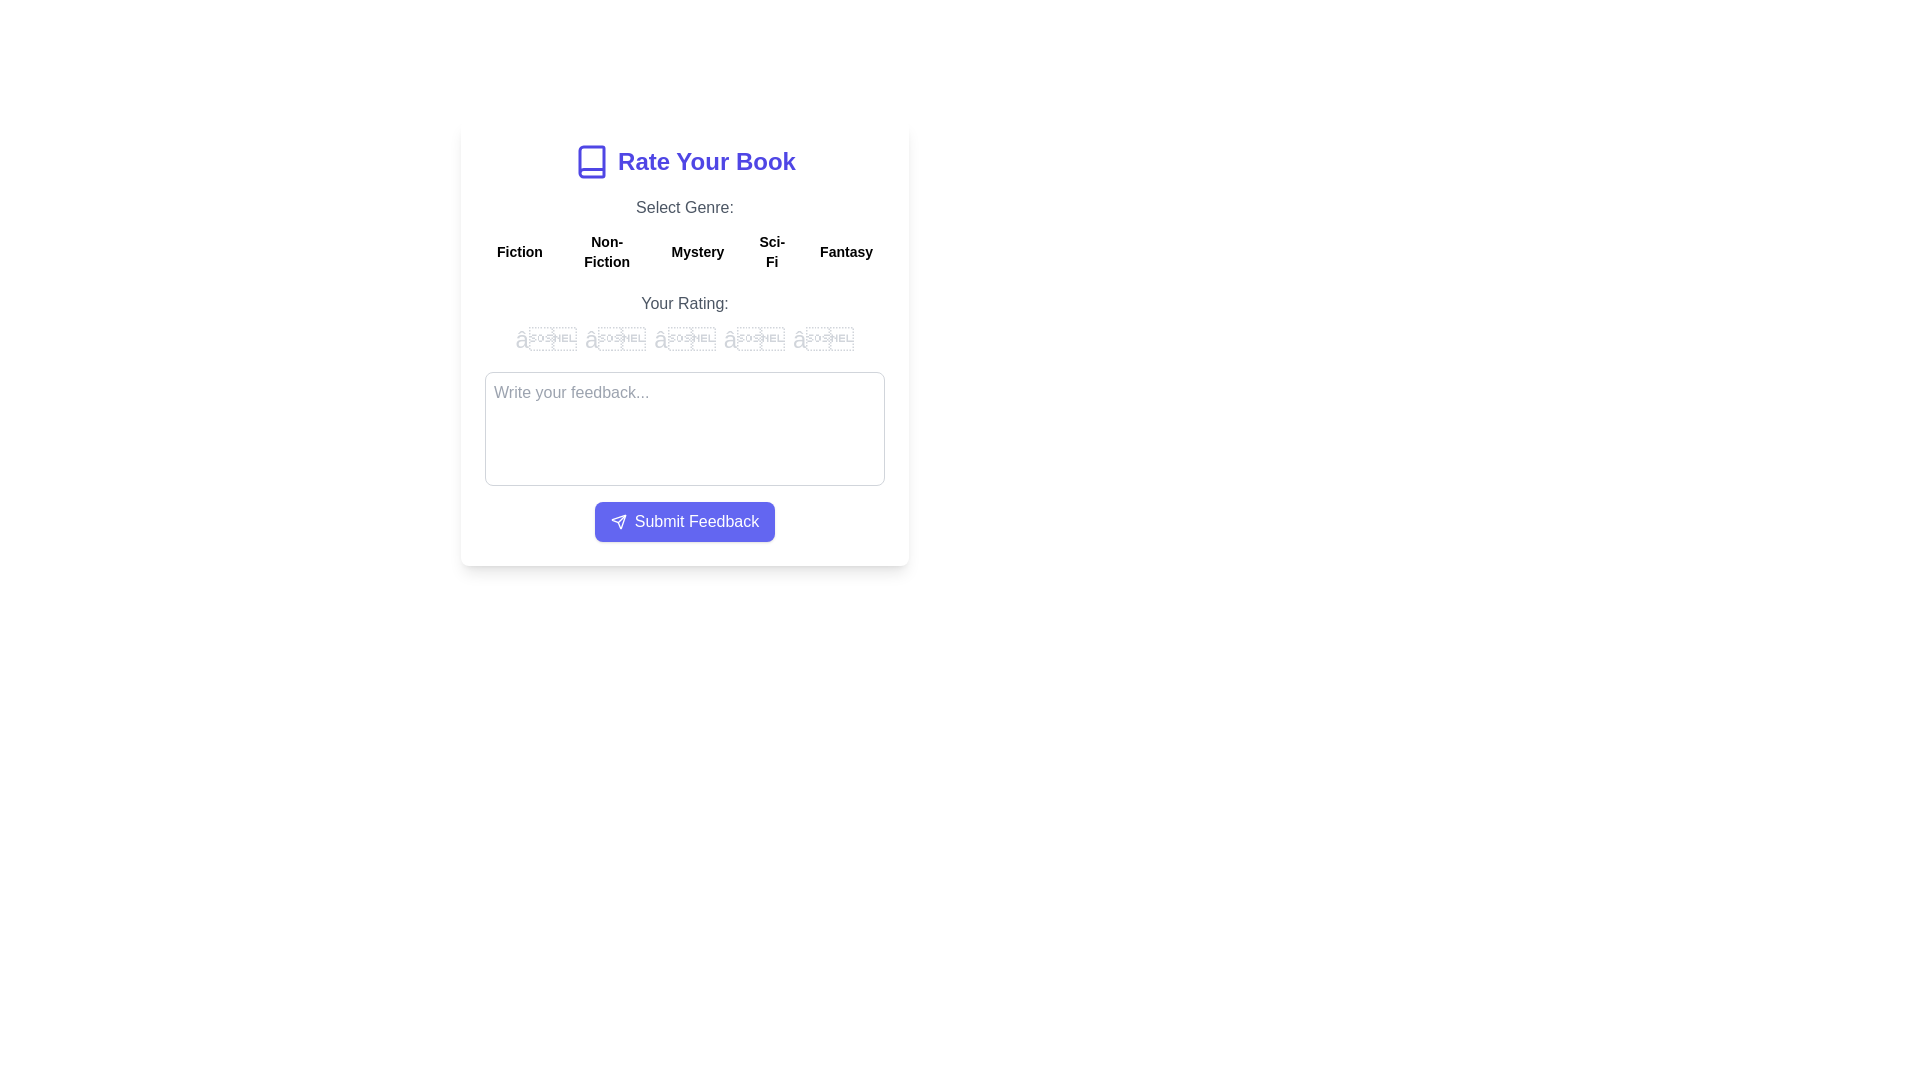 The width and height of the screenshot is (1920, 1080). I want to click on the 'Sci-Fi' button, which is the fourth genre-selection tag styled with a soft background and rounded corners, positioned below the 'Select Genre' label, so click(771, 250).